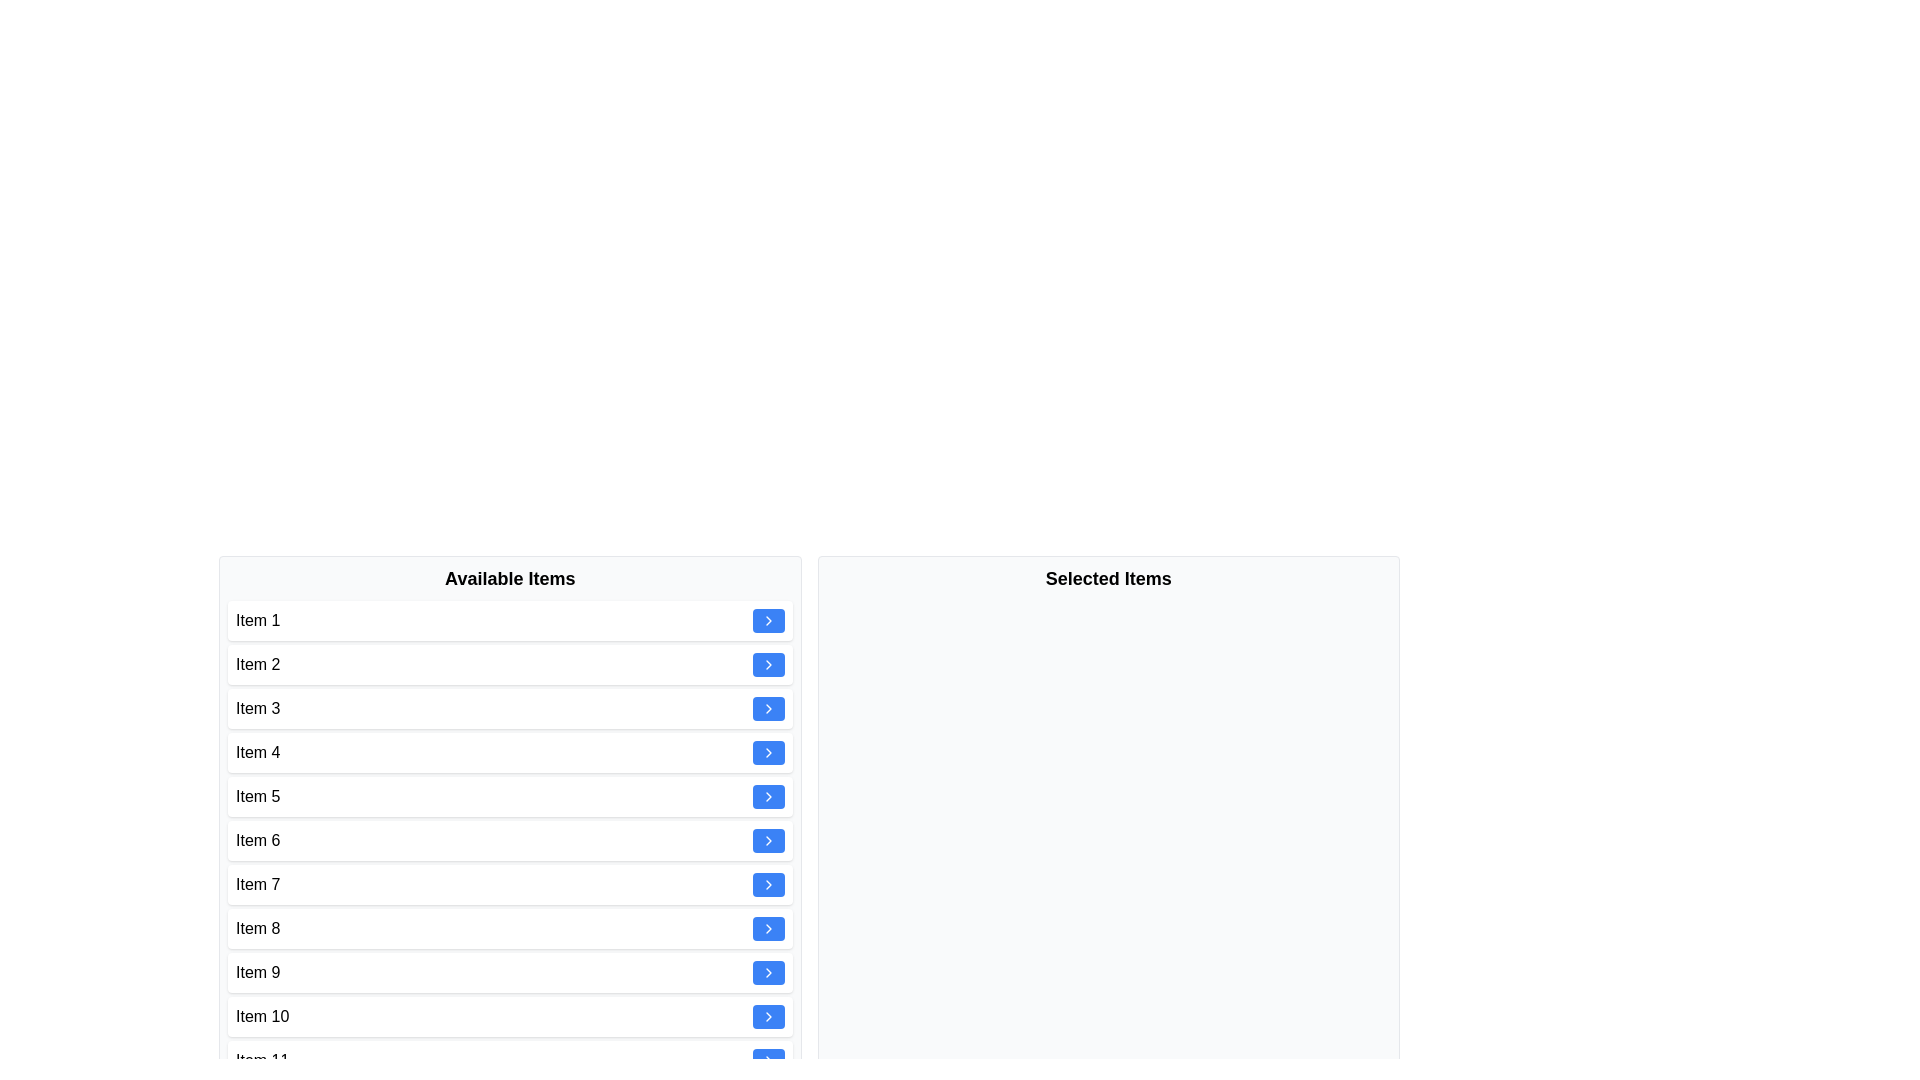 Image resolution: width=1920 pixels, height=1080 pixels. I want to click on the button of the interactive list item labeled 'Item 10', so click(510, 1017).